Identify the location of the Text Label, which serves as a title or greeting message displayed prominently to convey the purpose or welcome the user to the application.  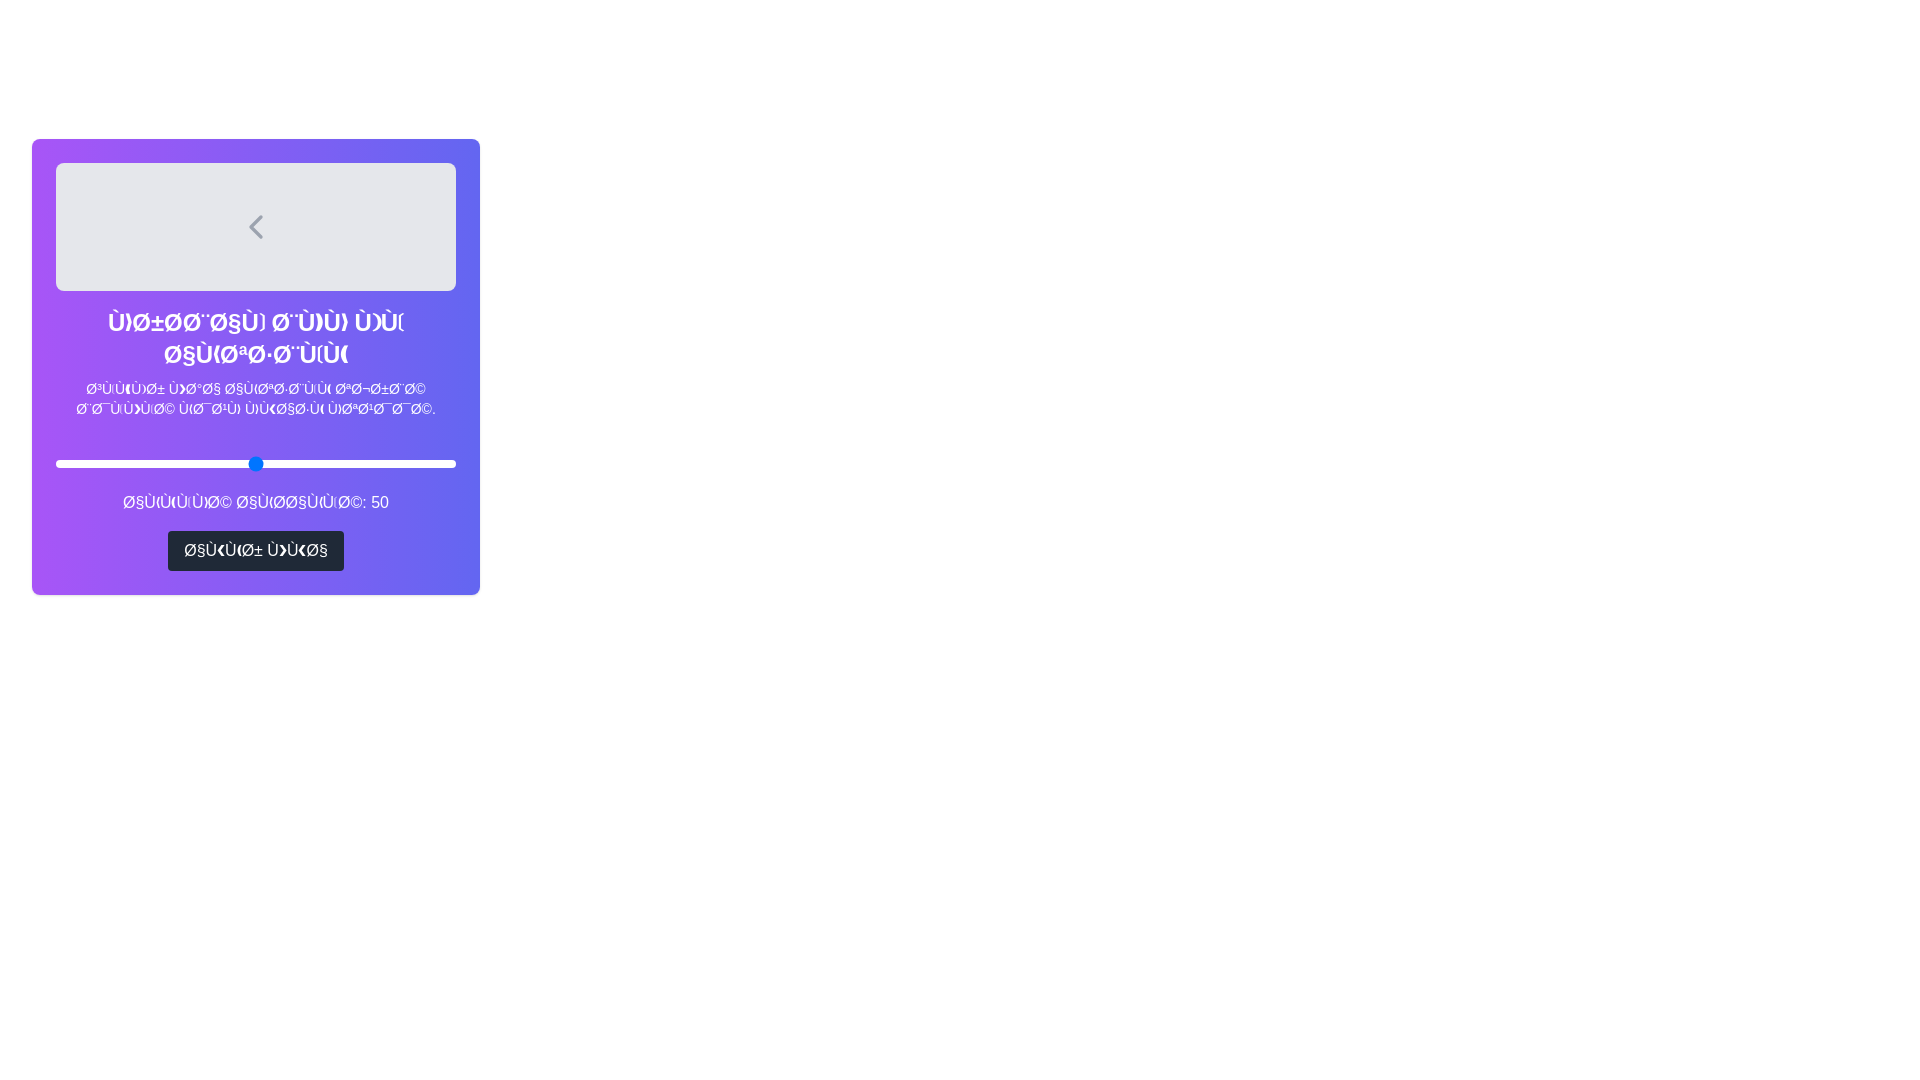
(254, 338).